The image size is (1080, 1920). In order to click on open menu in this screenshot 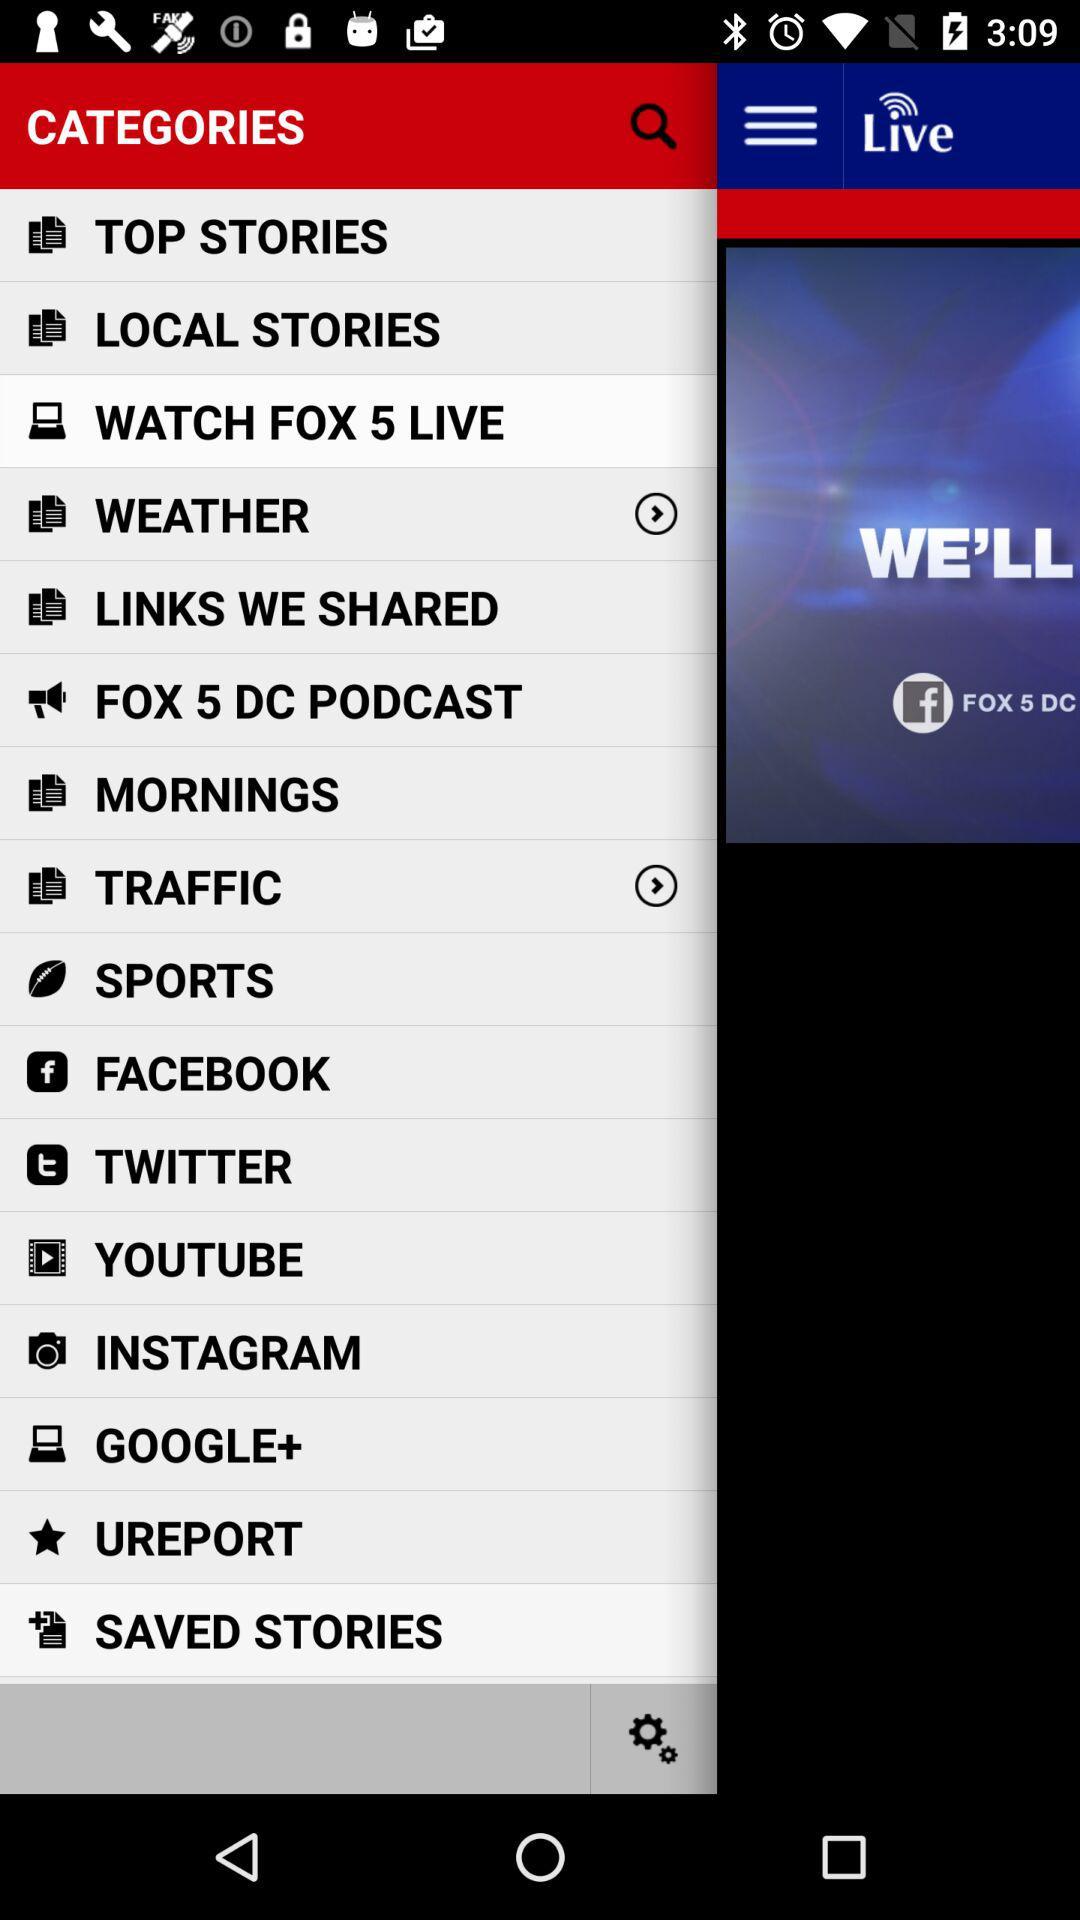, I will do `click(778, 124)`.